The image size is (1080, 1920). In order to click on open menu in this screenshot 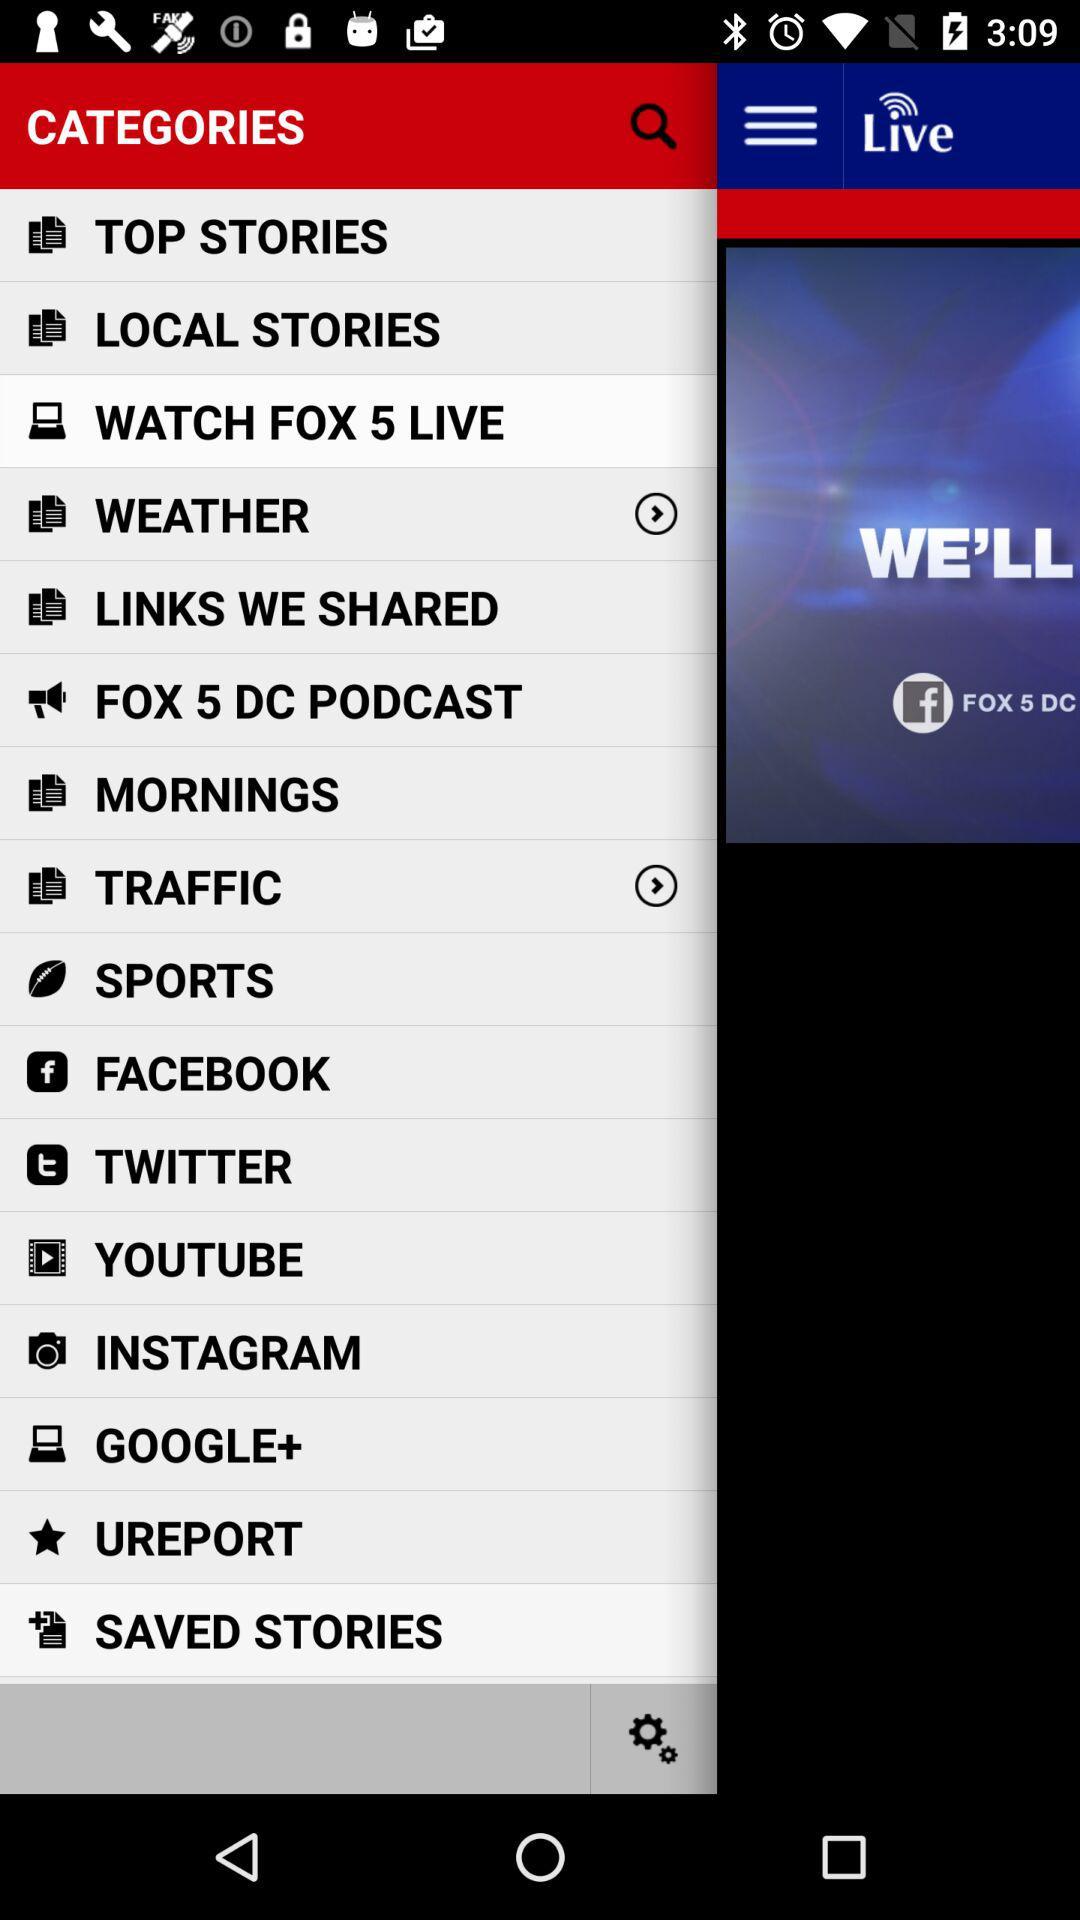, I will do `click(778, 124)`.